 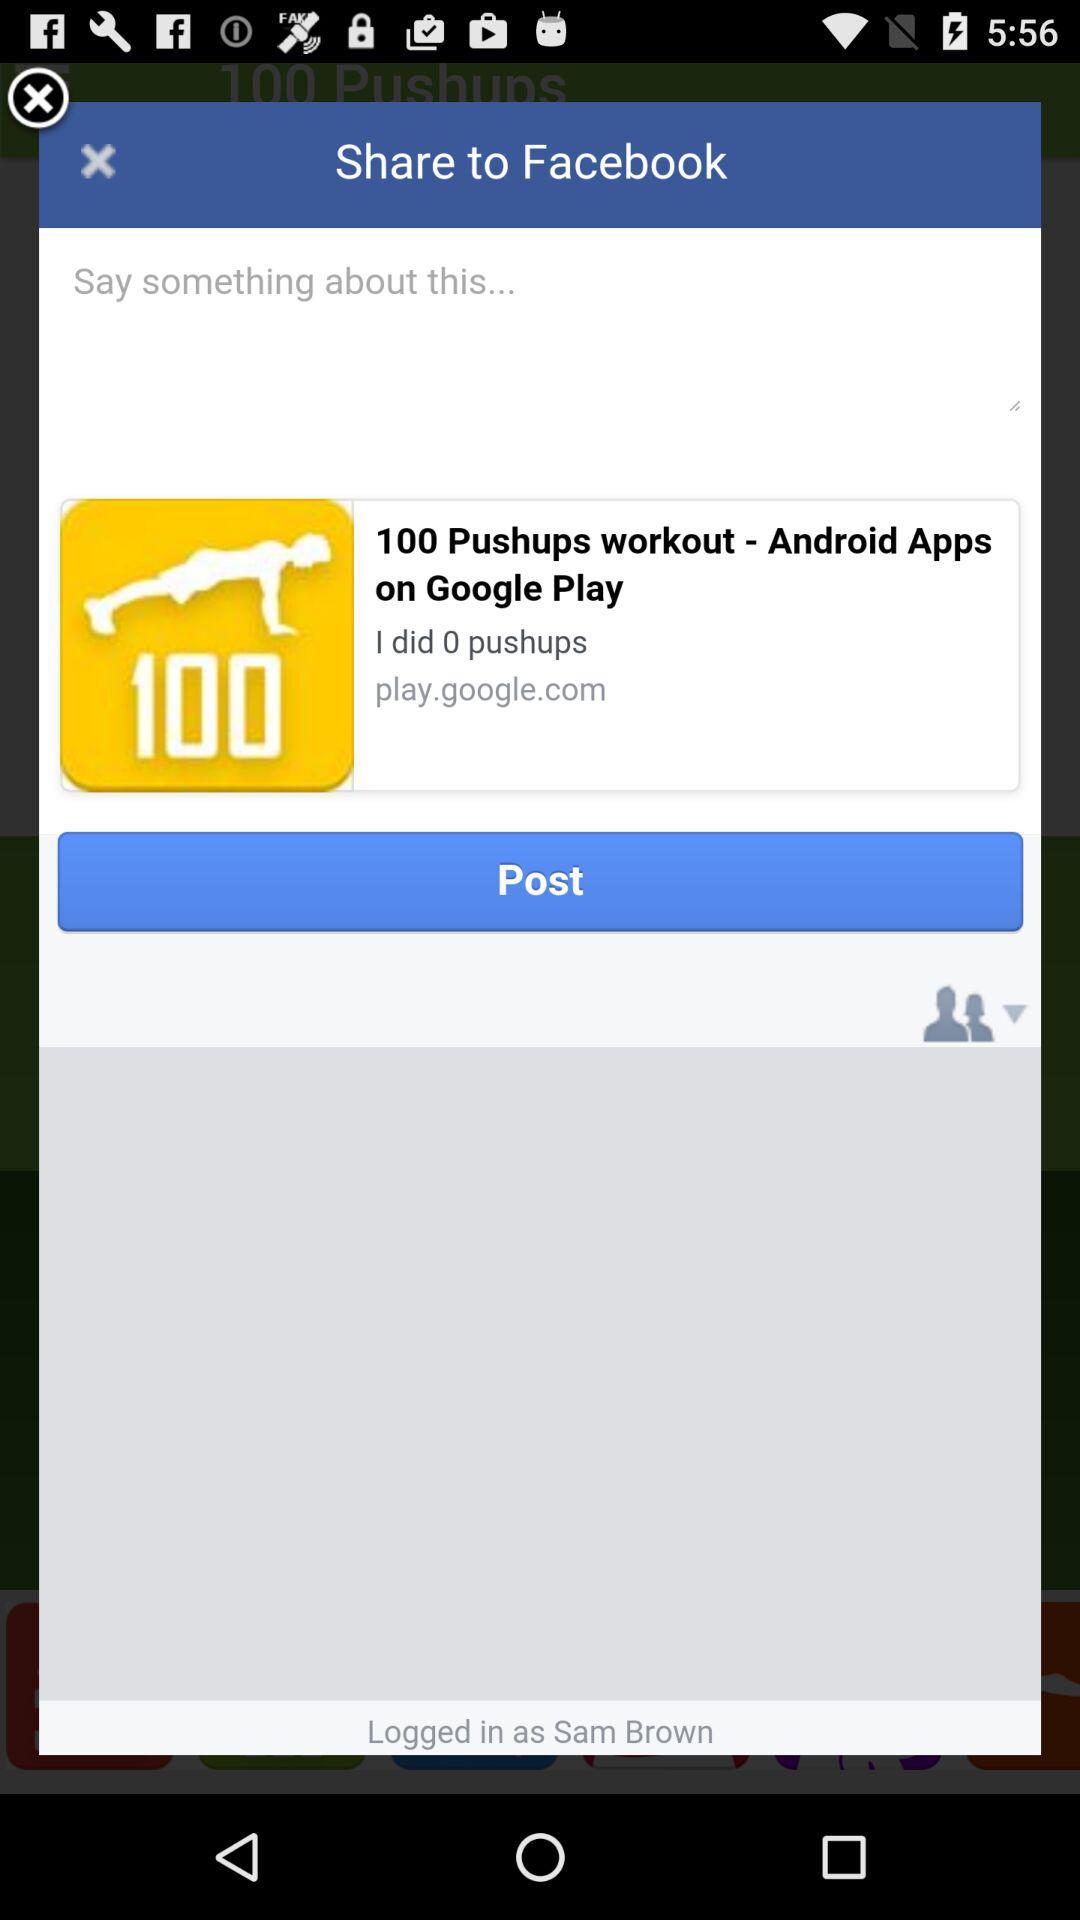 I want to click on the close icon, so click(x=38, y=107).